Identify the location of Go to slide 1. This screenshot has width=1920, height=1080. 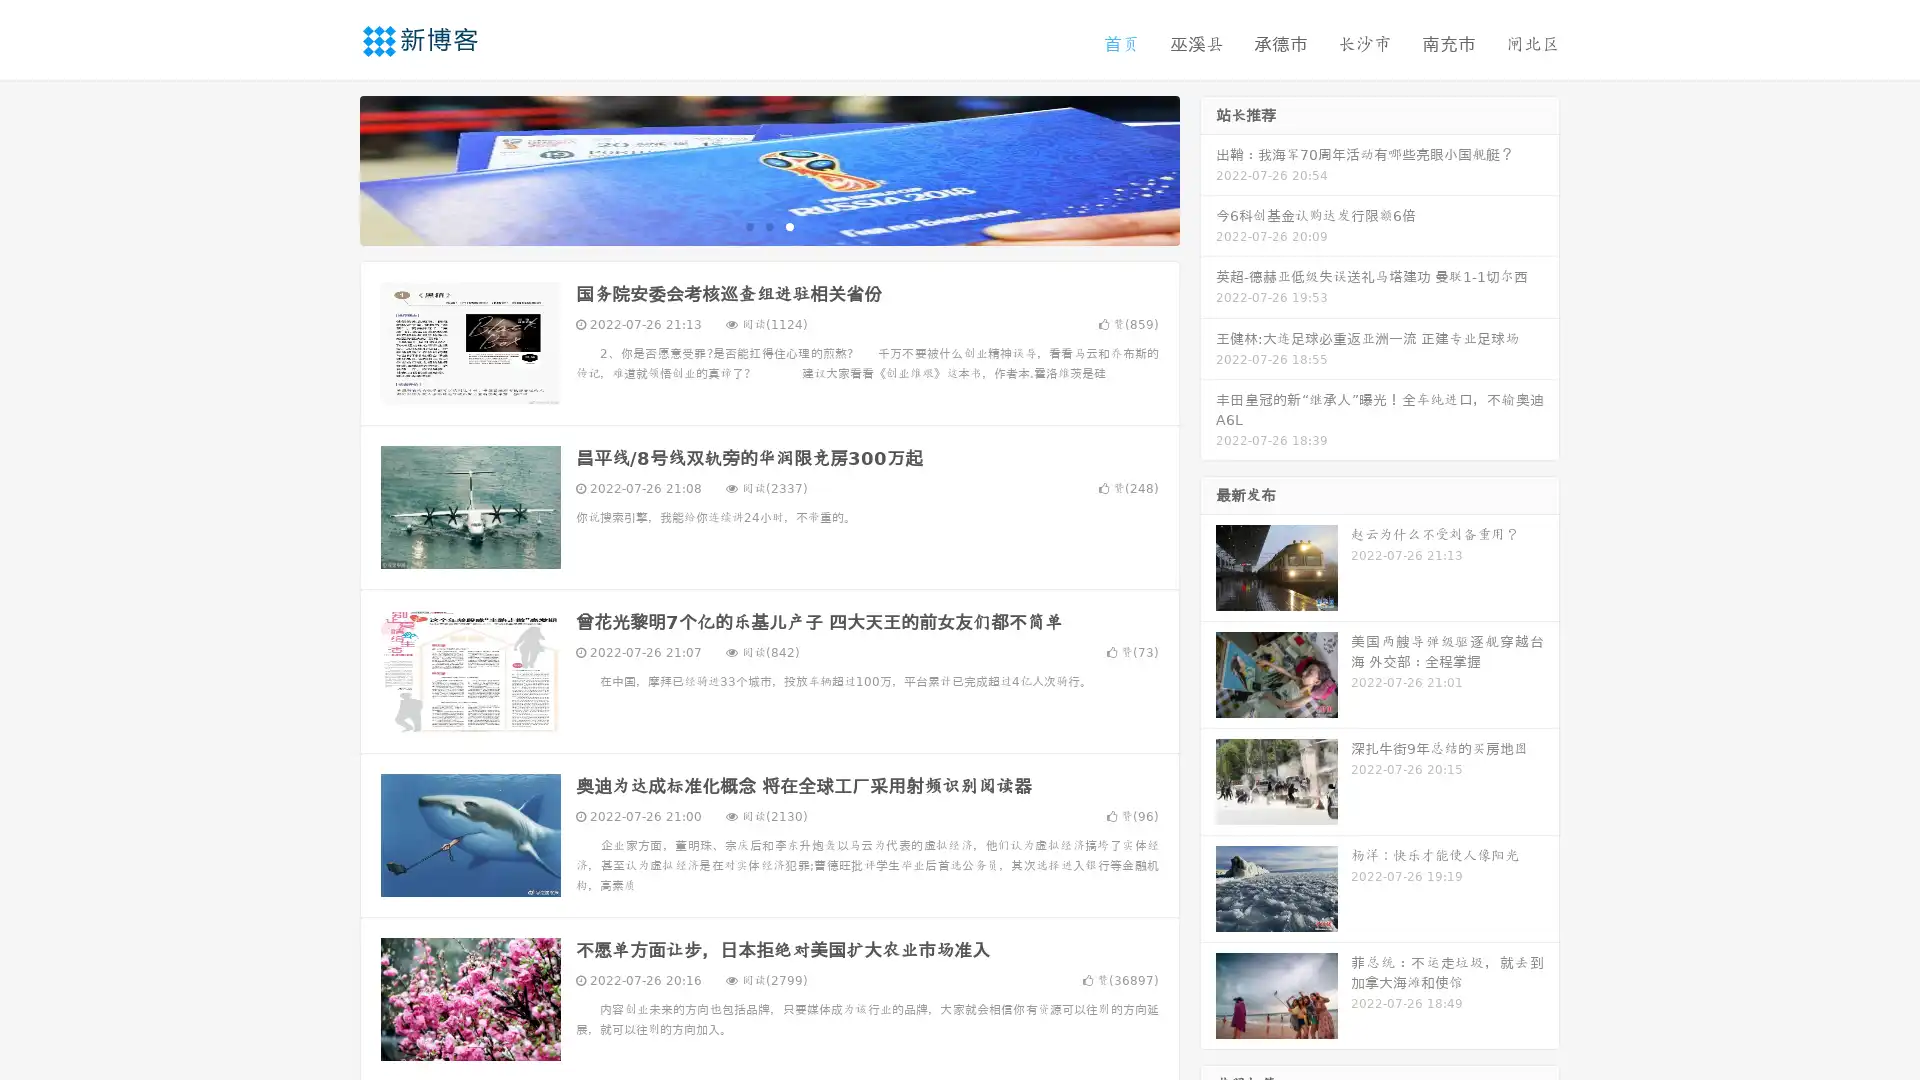
(748, 225).